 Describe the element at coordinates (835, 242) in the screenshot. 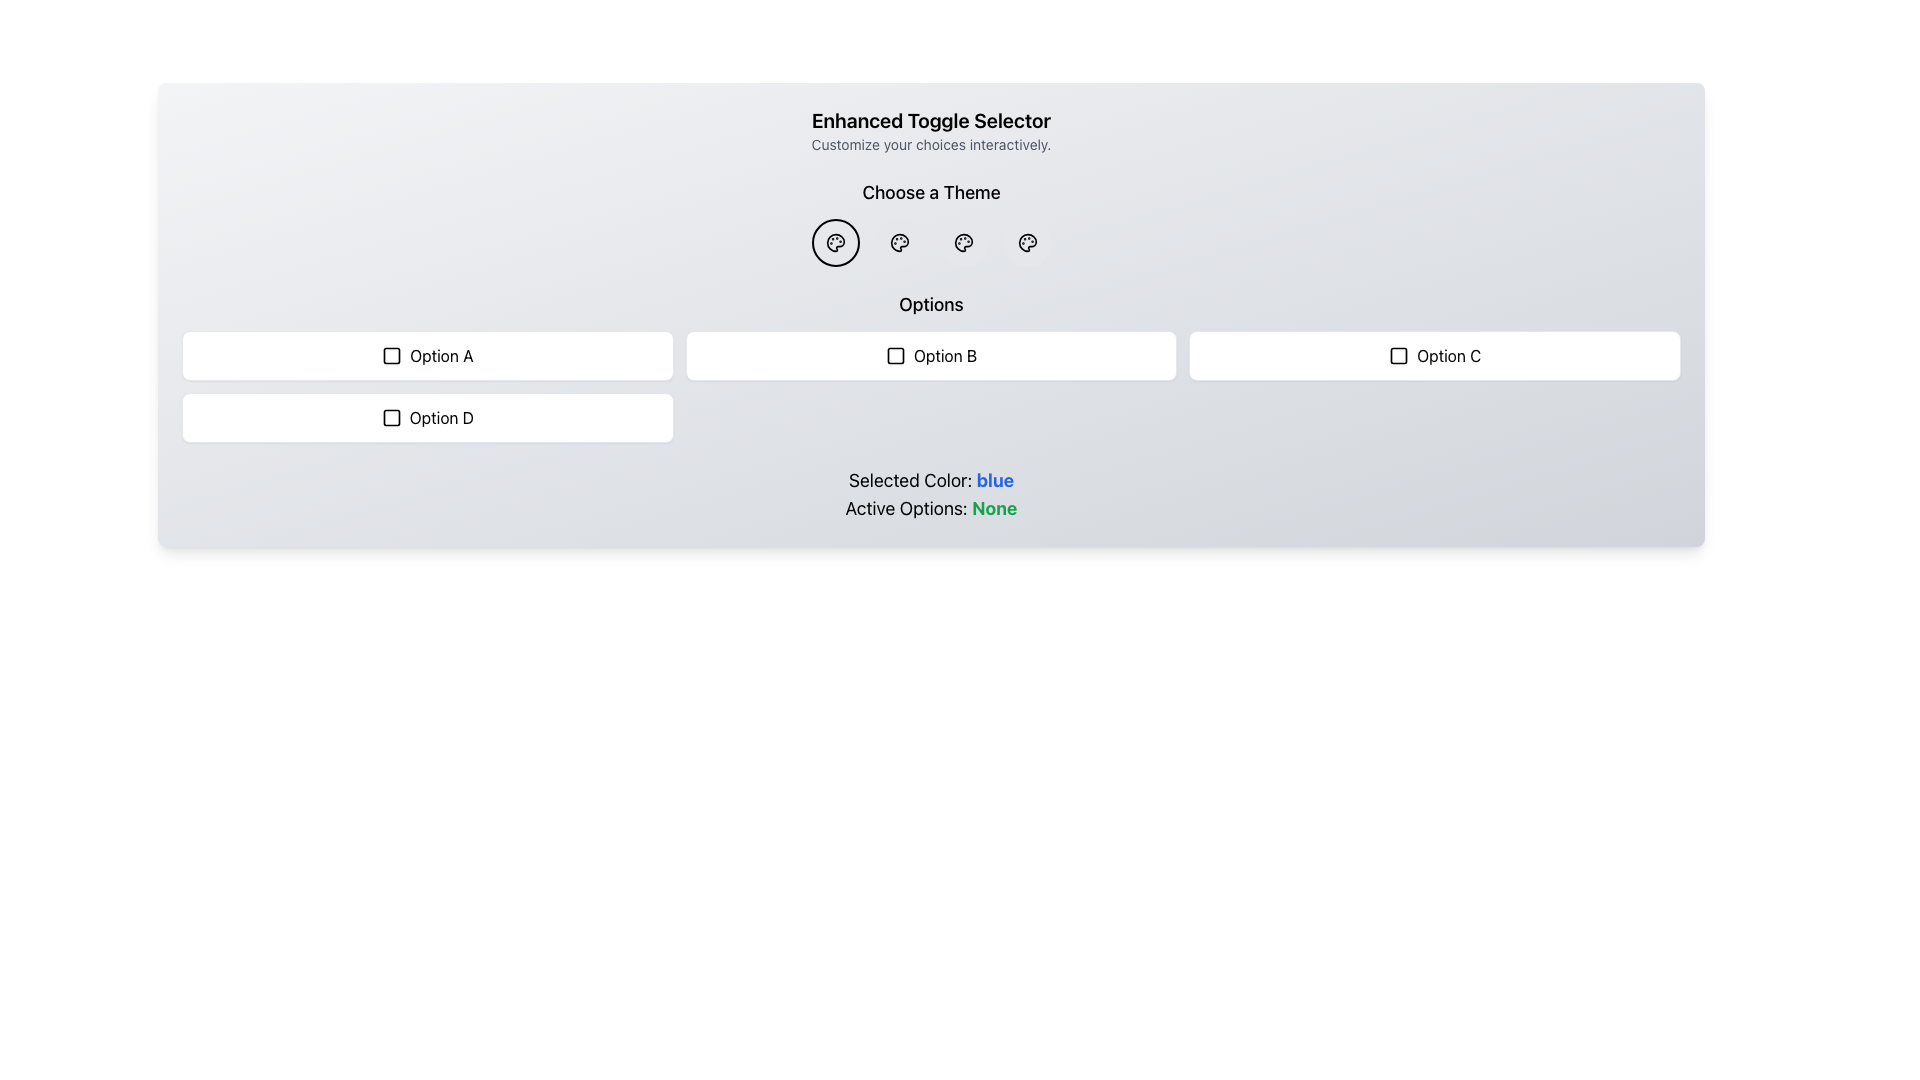

I see `the first circular icon resembling a palette under the 'Choose a Theme' heading` at that location.